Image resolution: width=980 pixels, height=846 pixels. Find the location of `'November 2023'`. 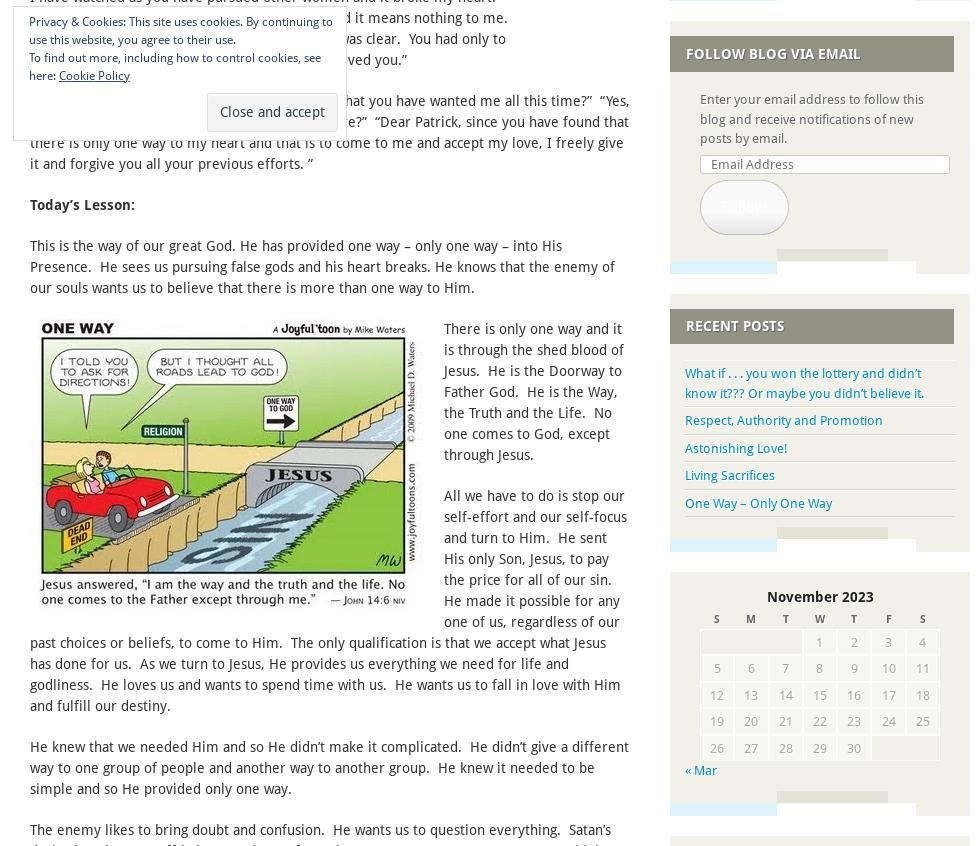

'November 2023' is located at coordinates (819, 596).